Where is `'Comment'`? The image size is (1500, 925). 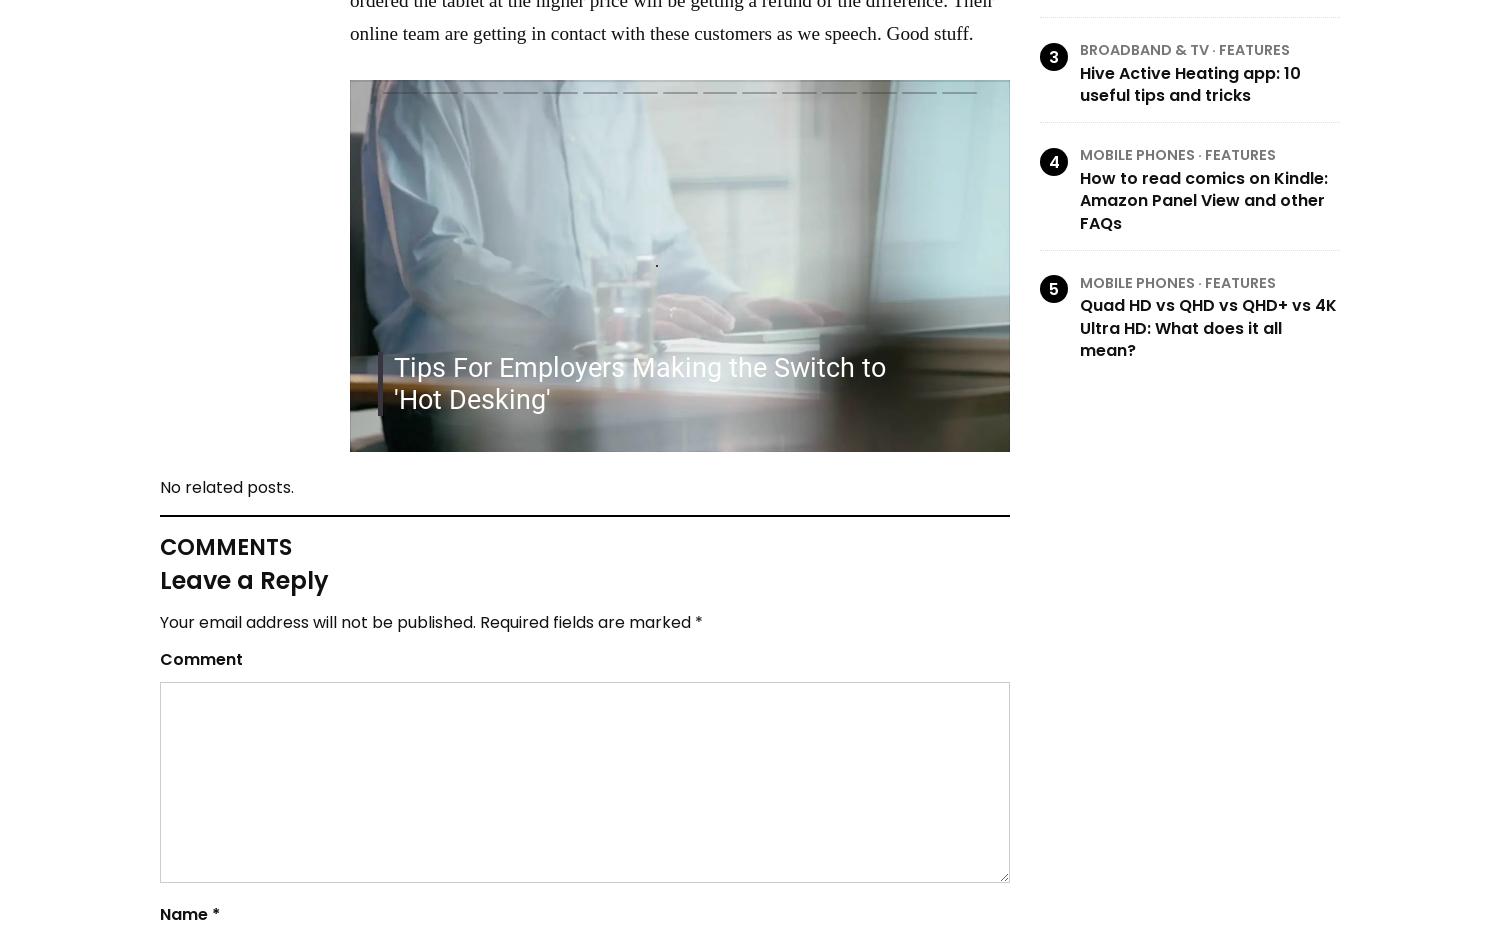 'Comment' is located at coordinates (200, 659).